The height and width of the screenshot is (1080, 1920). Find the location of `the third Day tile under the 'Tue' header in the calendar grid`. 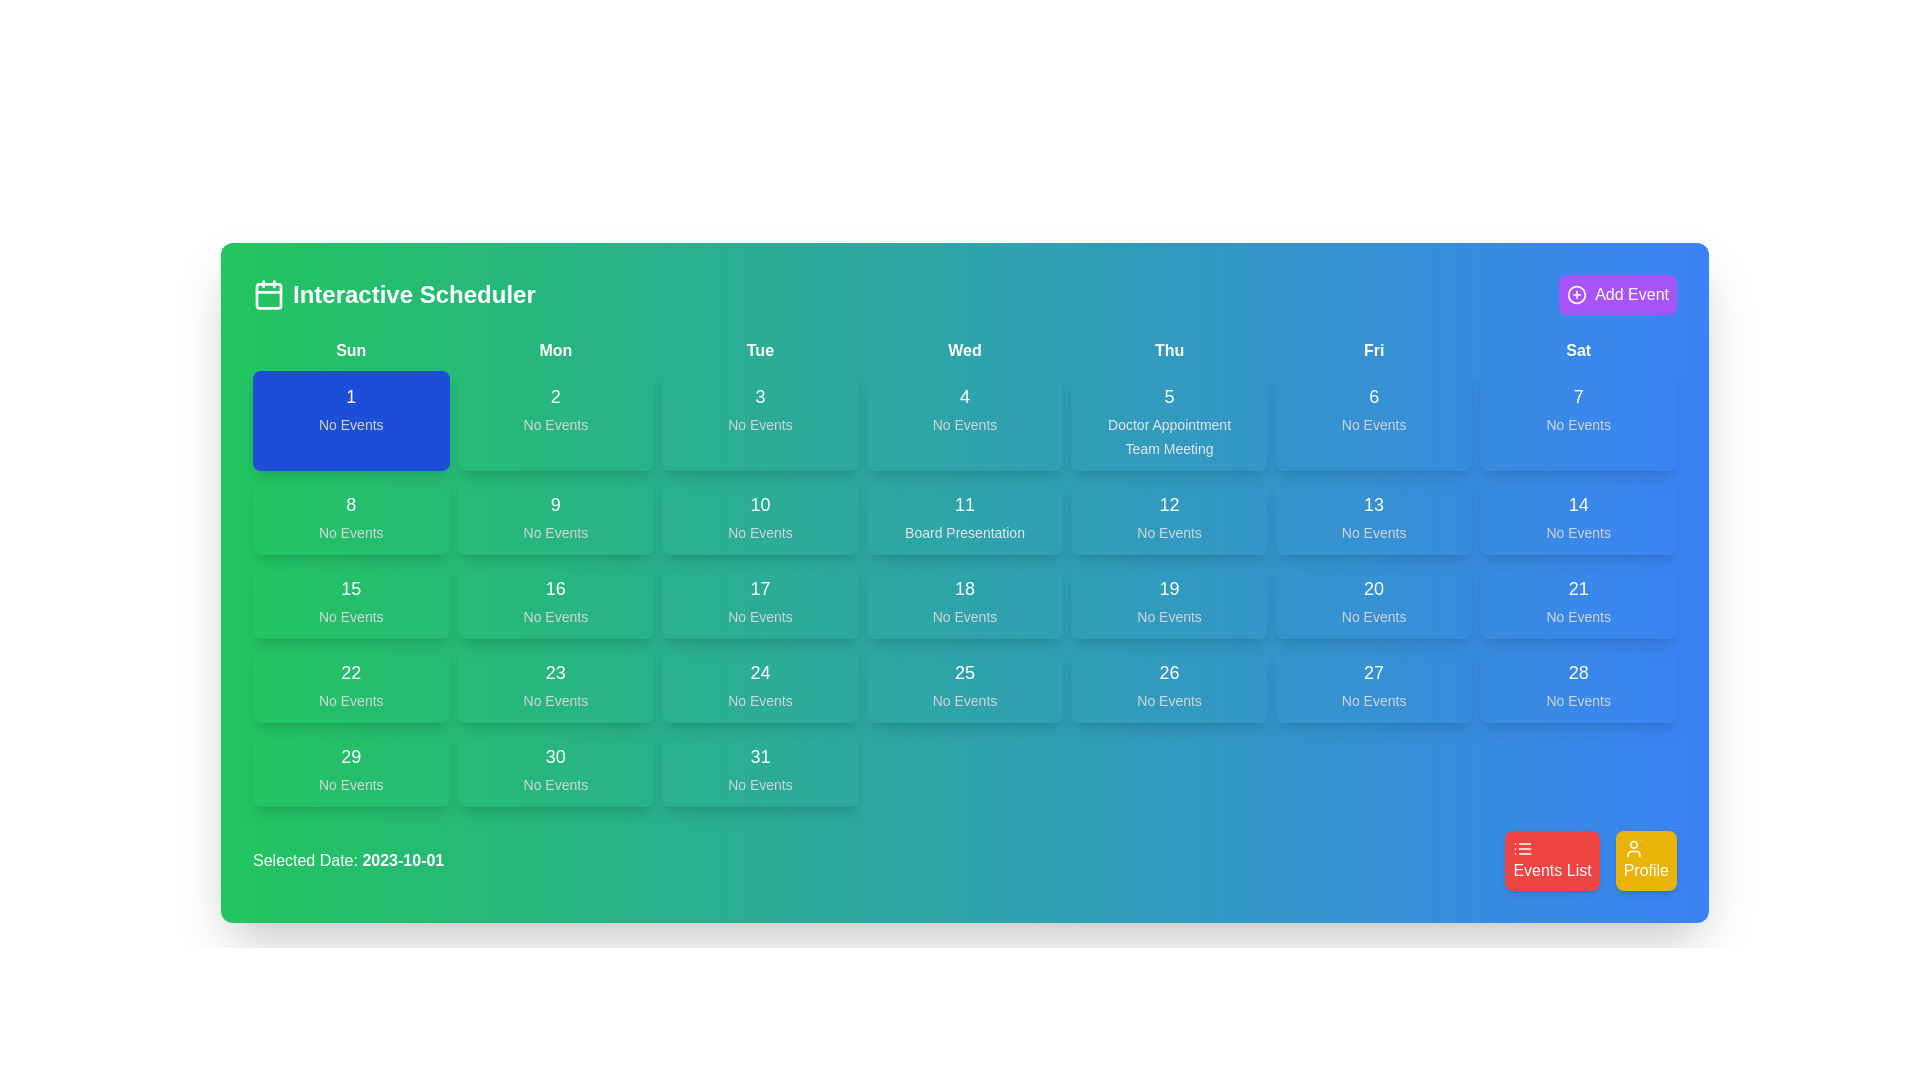

the third Day tile under the 'Tue' header in the calendar grid is located at coordinates (759, 419).